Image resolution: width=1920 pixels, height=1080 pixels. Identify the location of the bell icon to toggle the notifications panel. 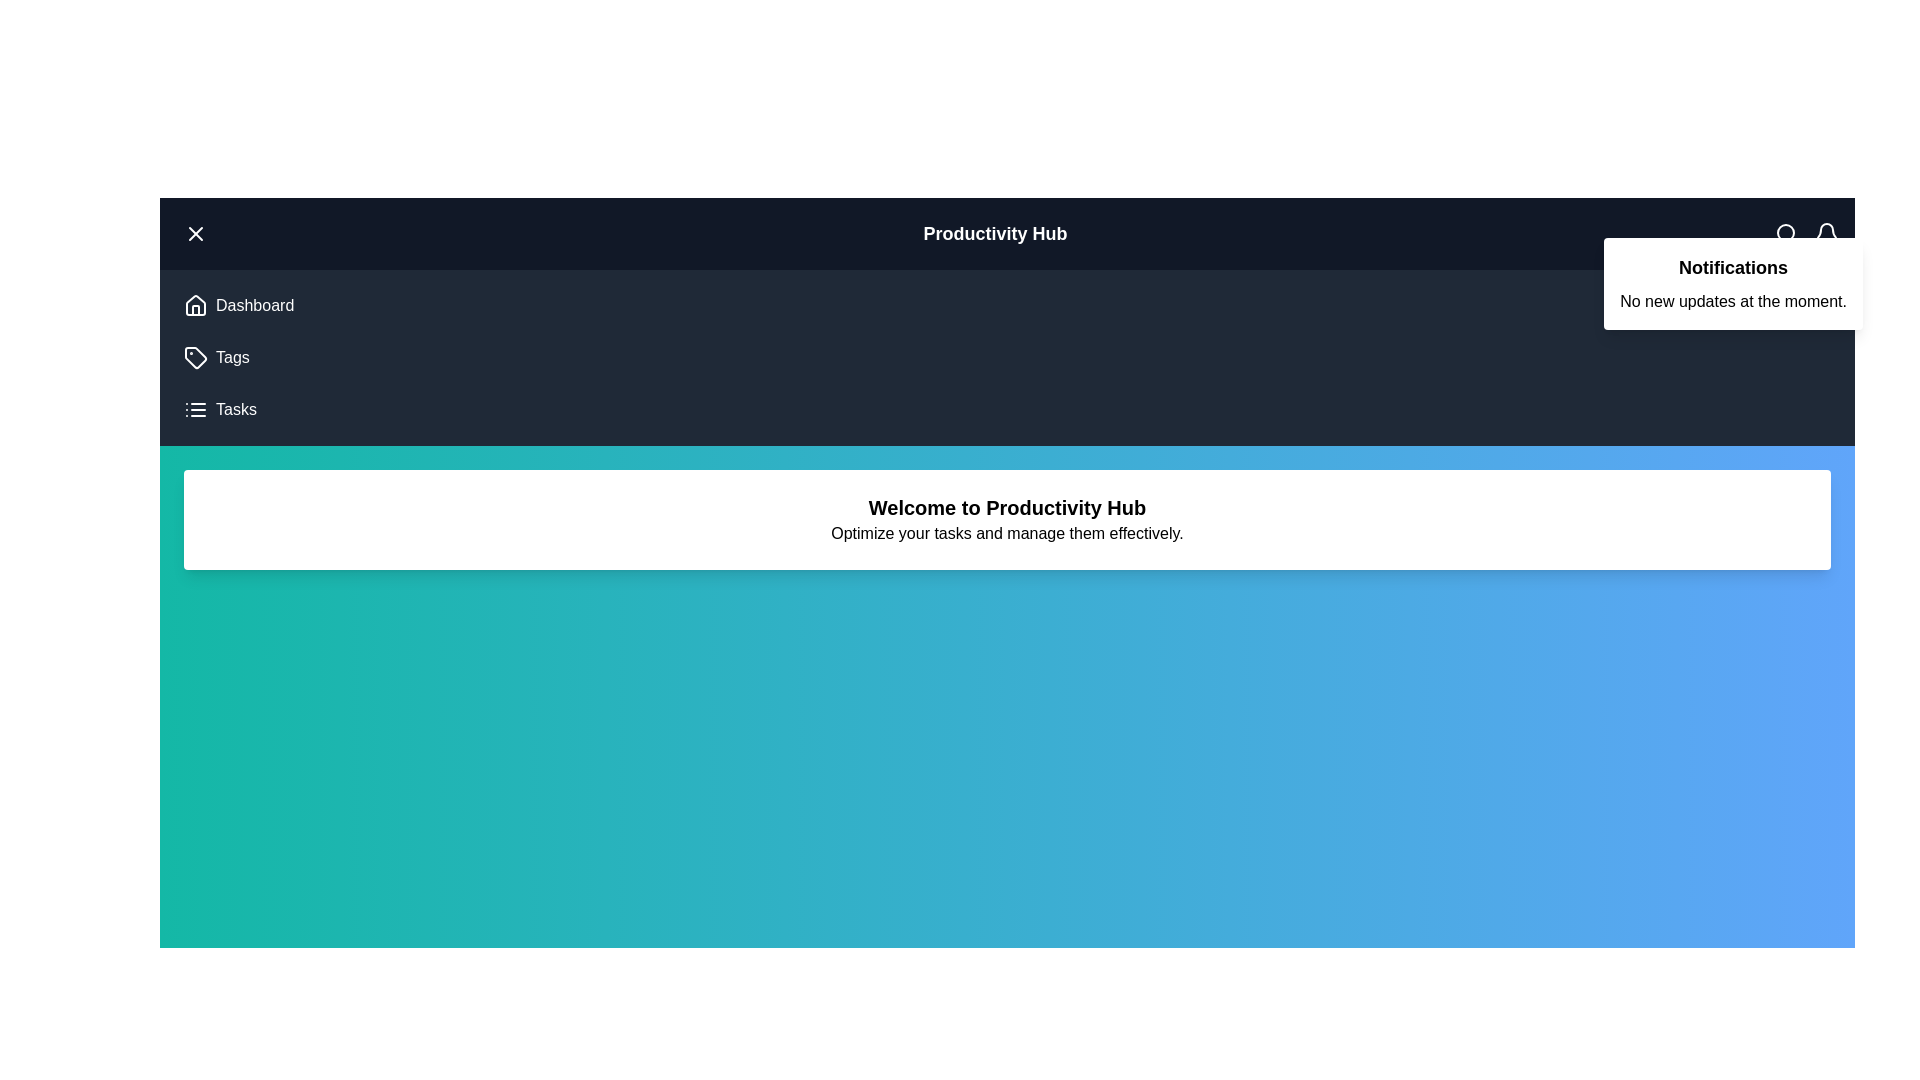
(1825, 233).